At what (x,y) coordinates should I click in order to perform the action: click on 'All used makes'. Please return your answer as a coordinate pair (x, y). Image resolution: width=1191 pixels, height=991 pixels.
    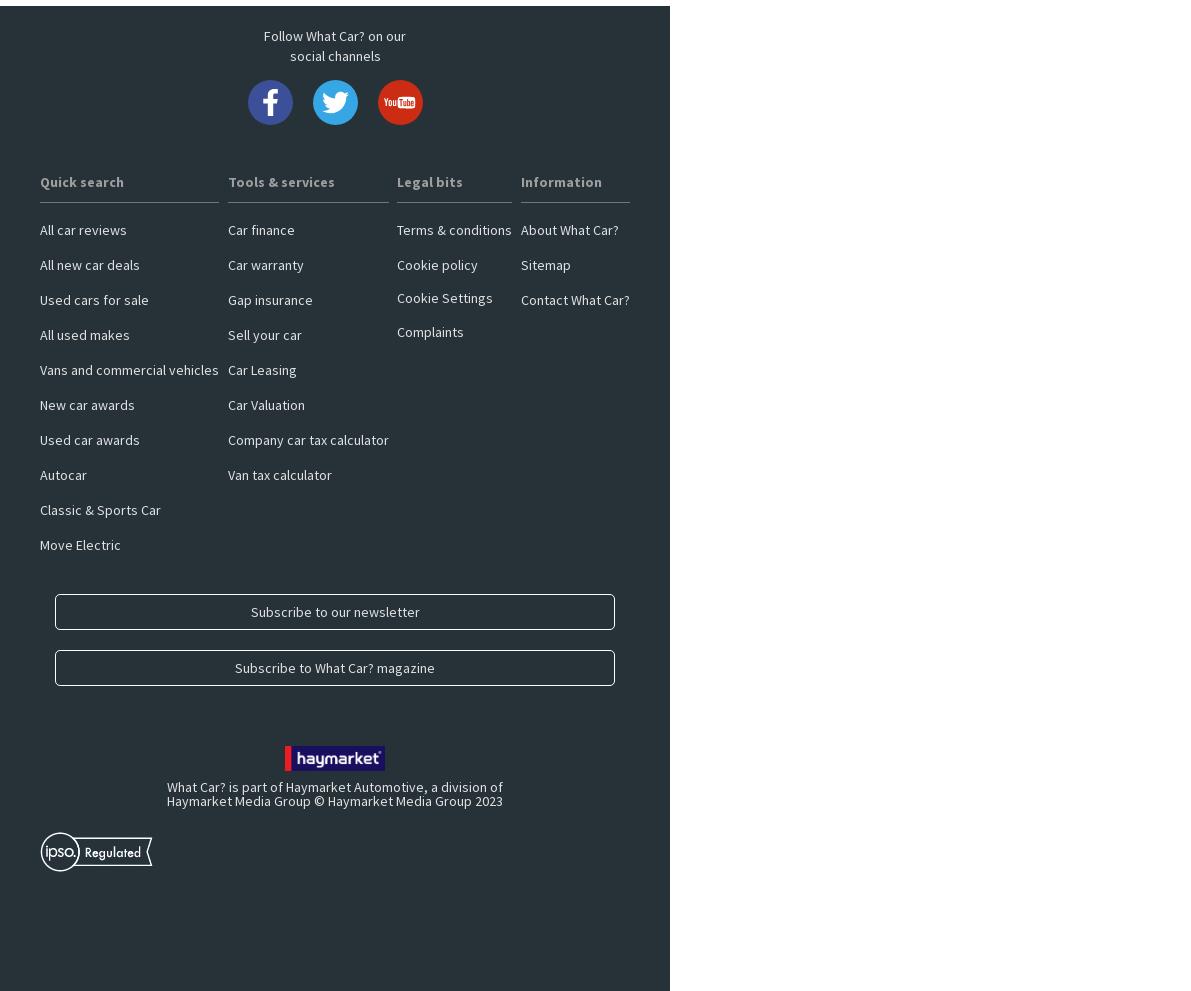
    Looking at the image, I should click on (84, 333).